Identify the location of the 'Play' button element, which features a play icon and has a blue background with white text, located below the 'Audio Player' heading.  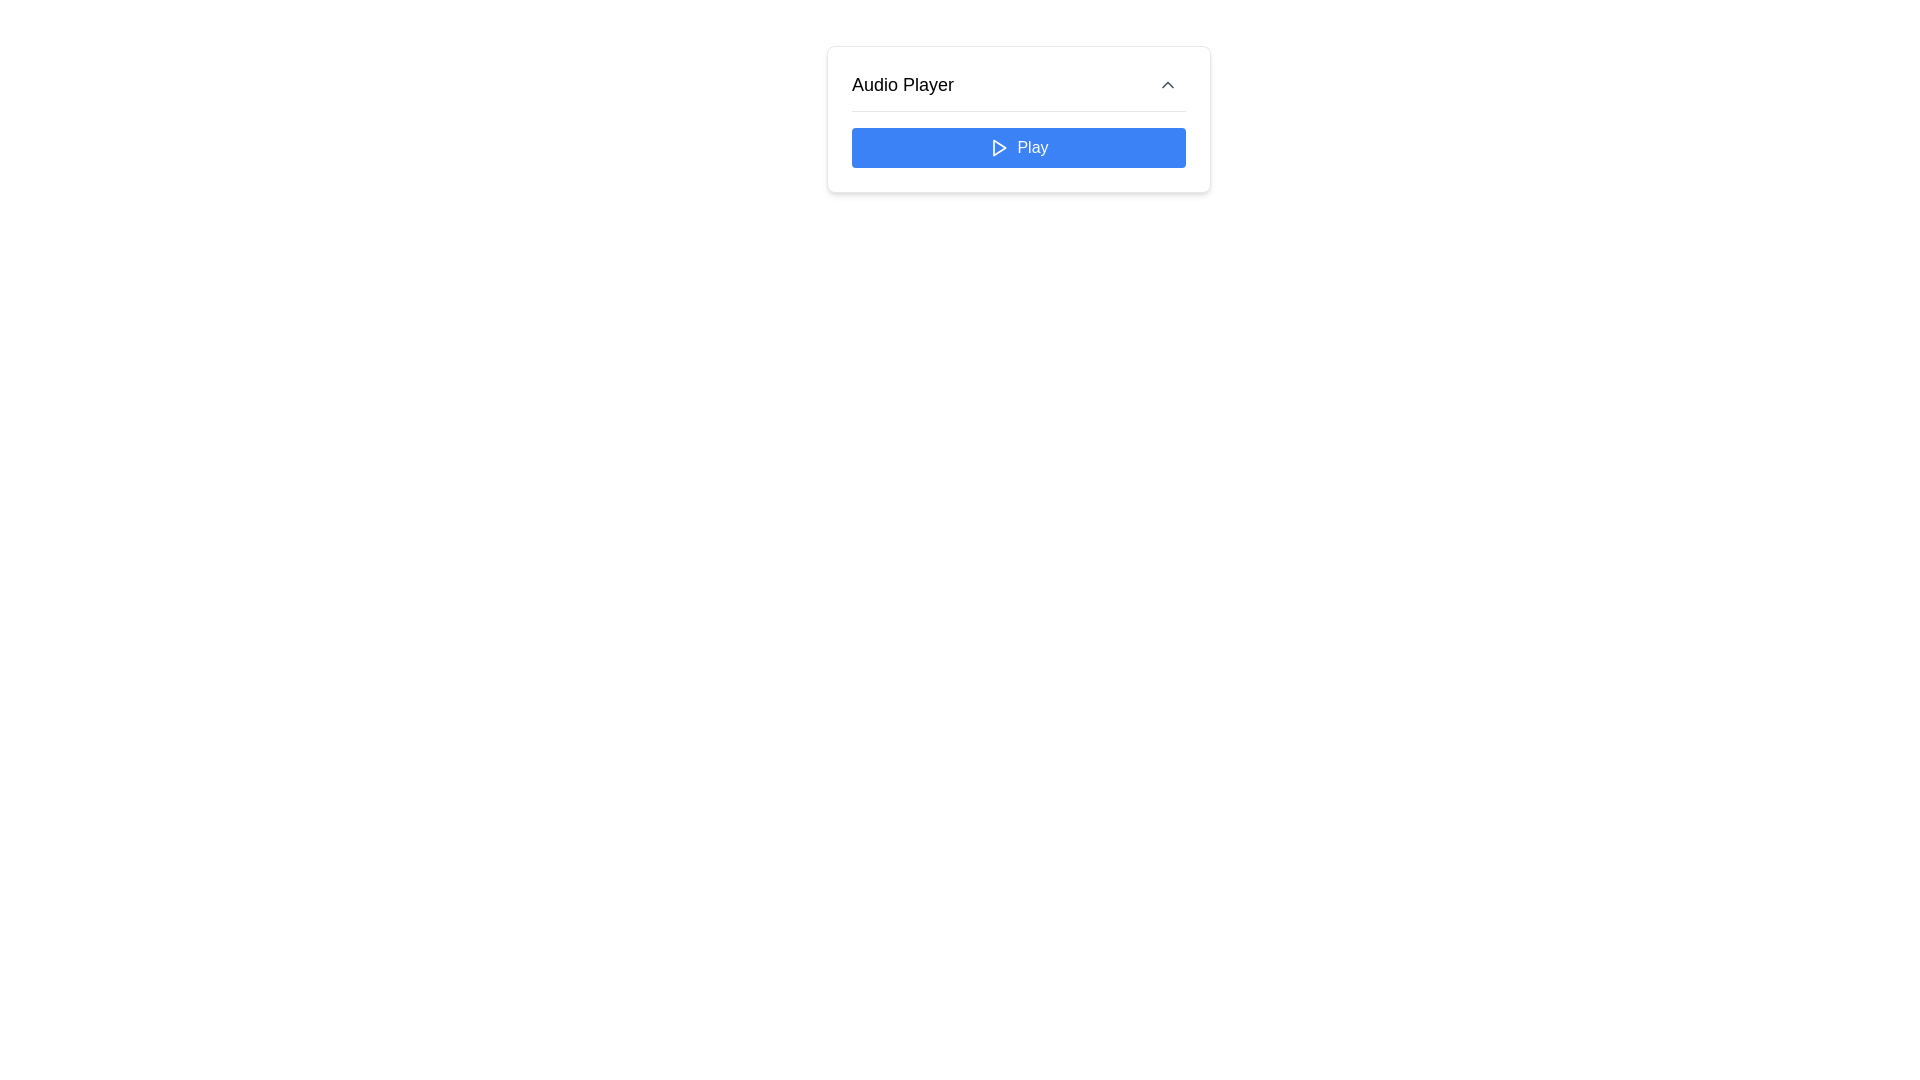
(1018, 146).